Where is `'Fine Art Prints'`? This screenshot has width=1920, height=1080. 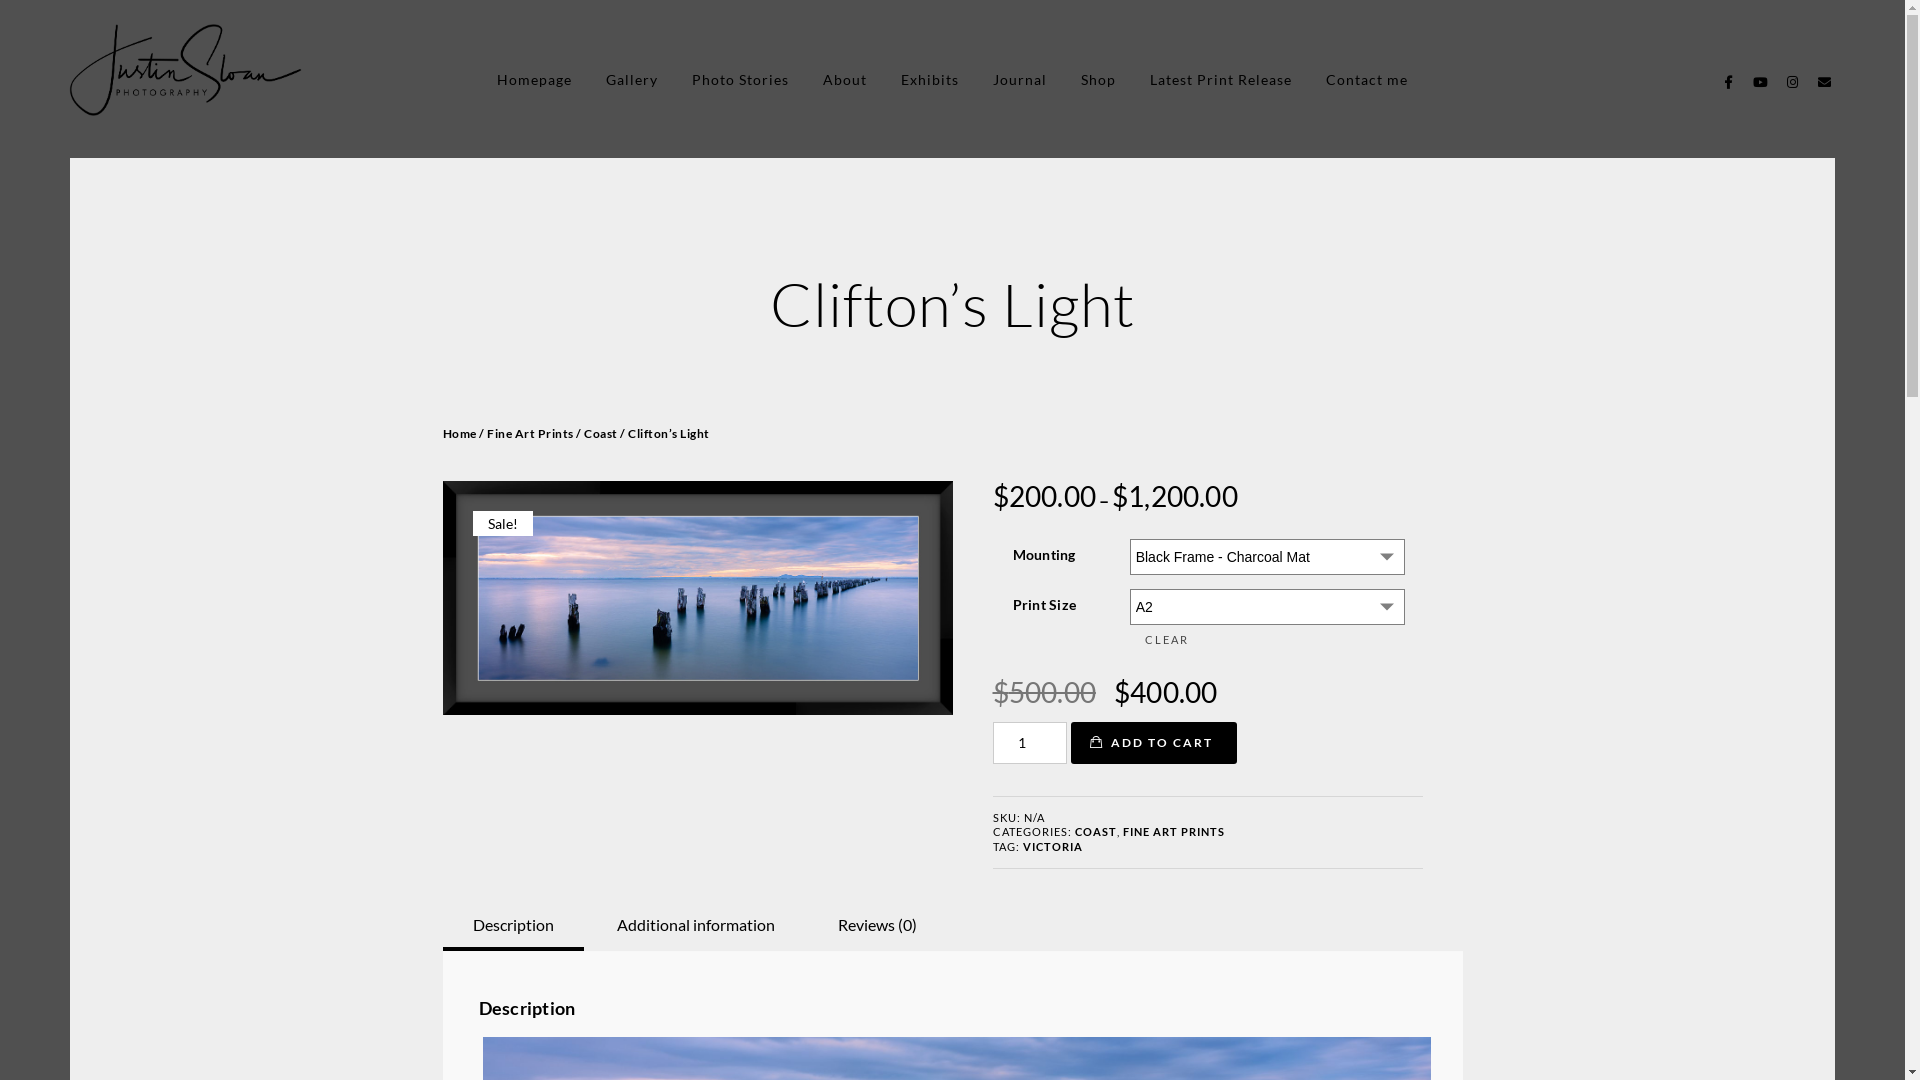
'Fine Art Prints' is located at coordinates (530, 432).